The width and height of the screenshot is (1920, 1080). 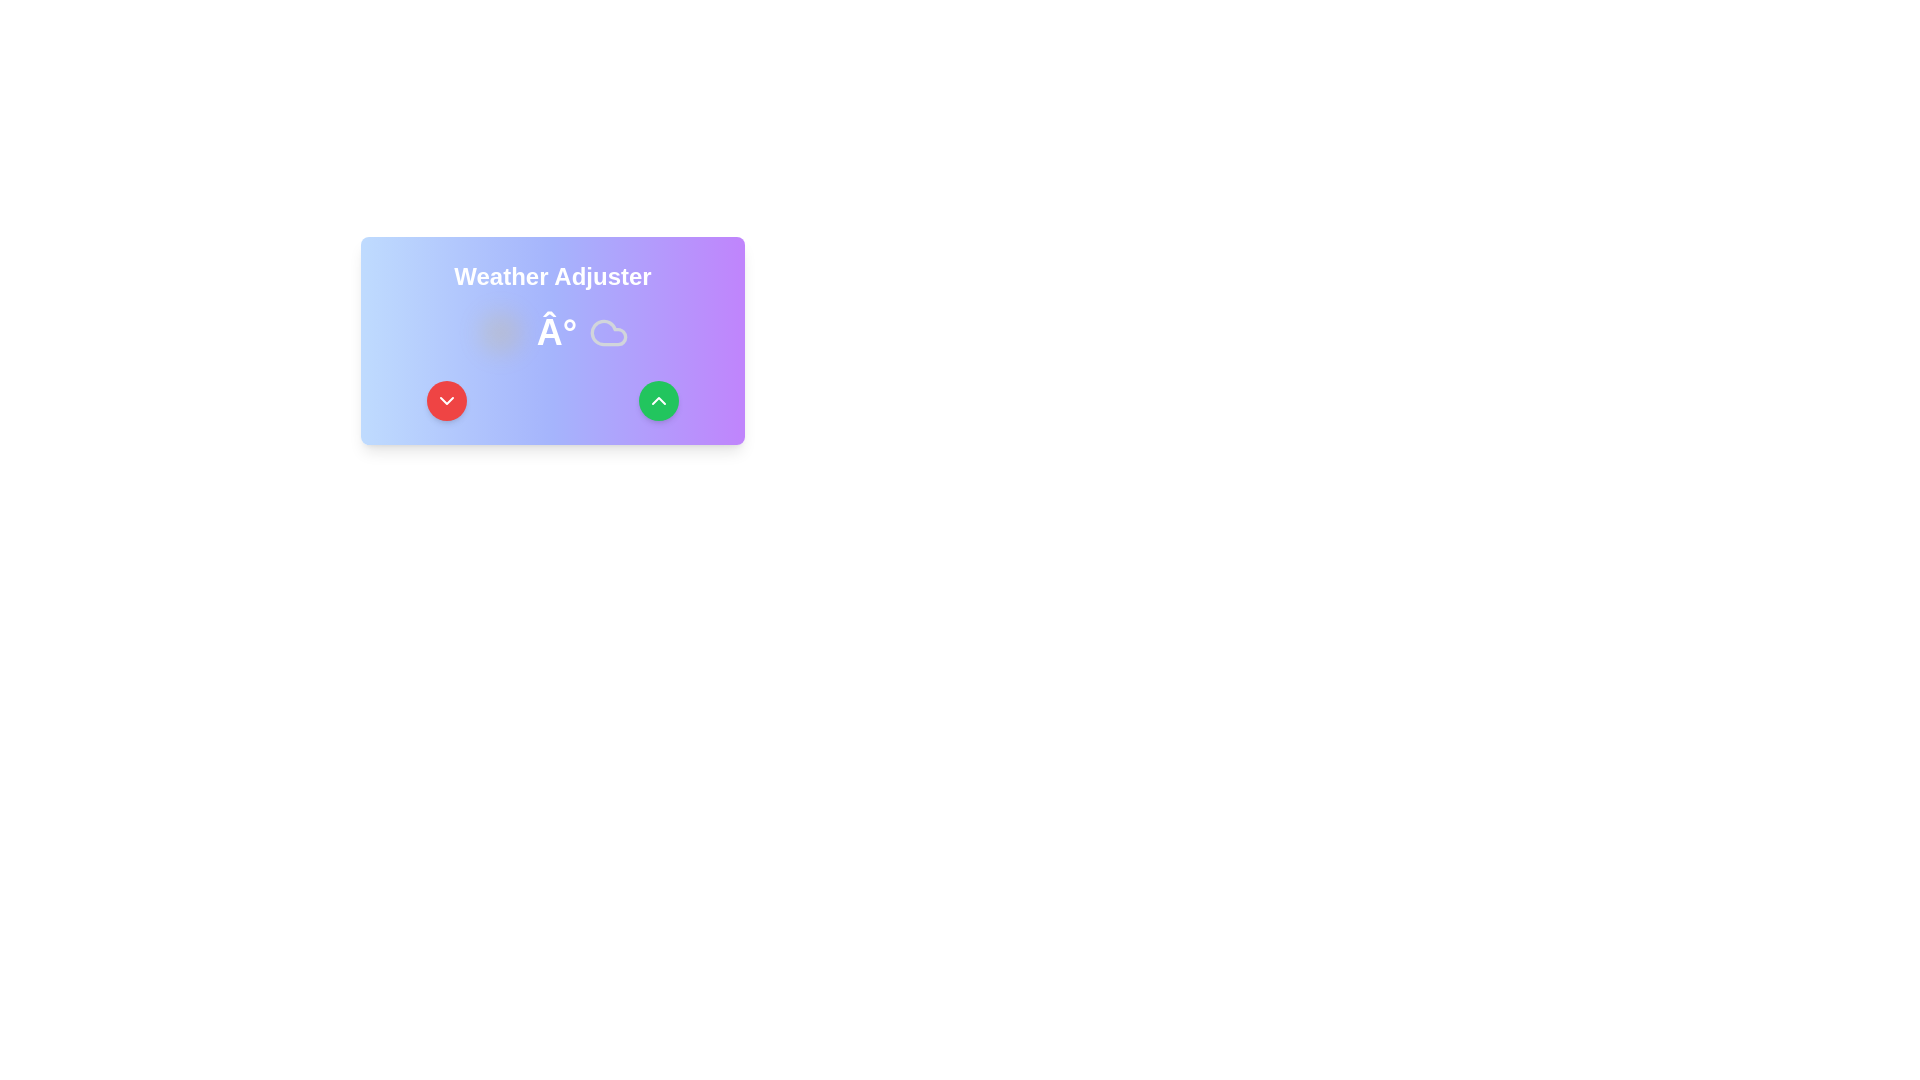 I want to click on the rightmost button with an upward chevron icon located under the 'Weather Adjuster' panel, so click(x=658, y=401).